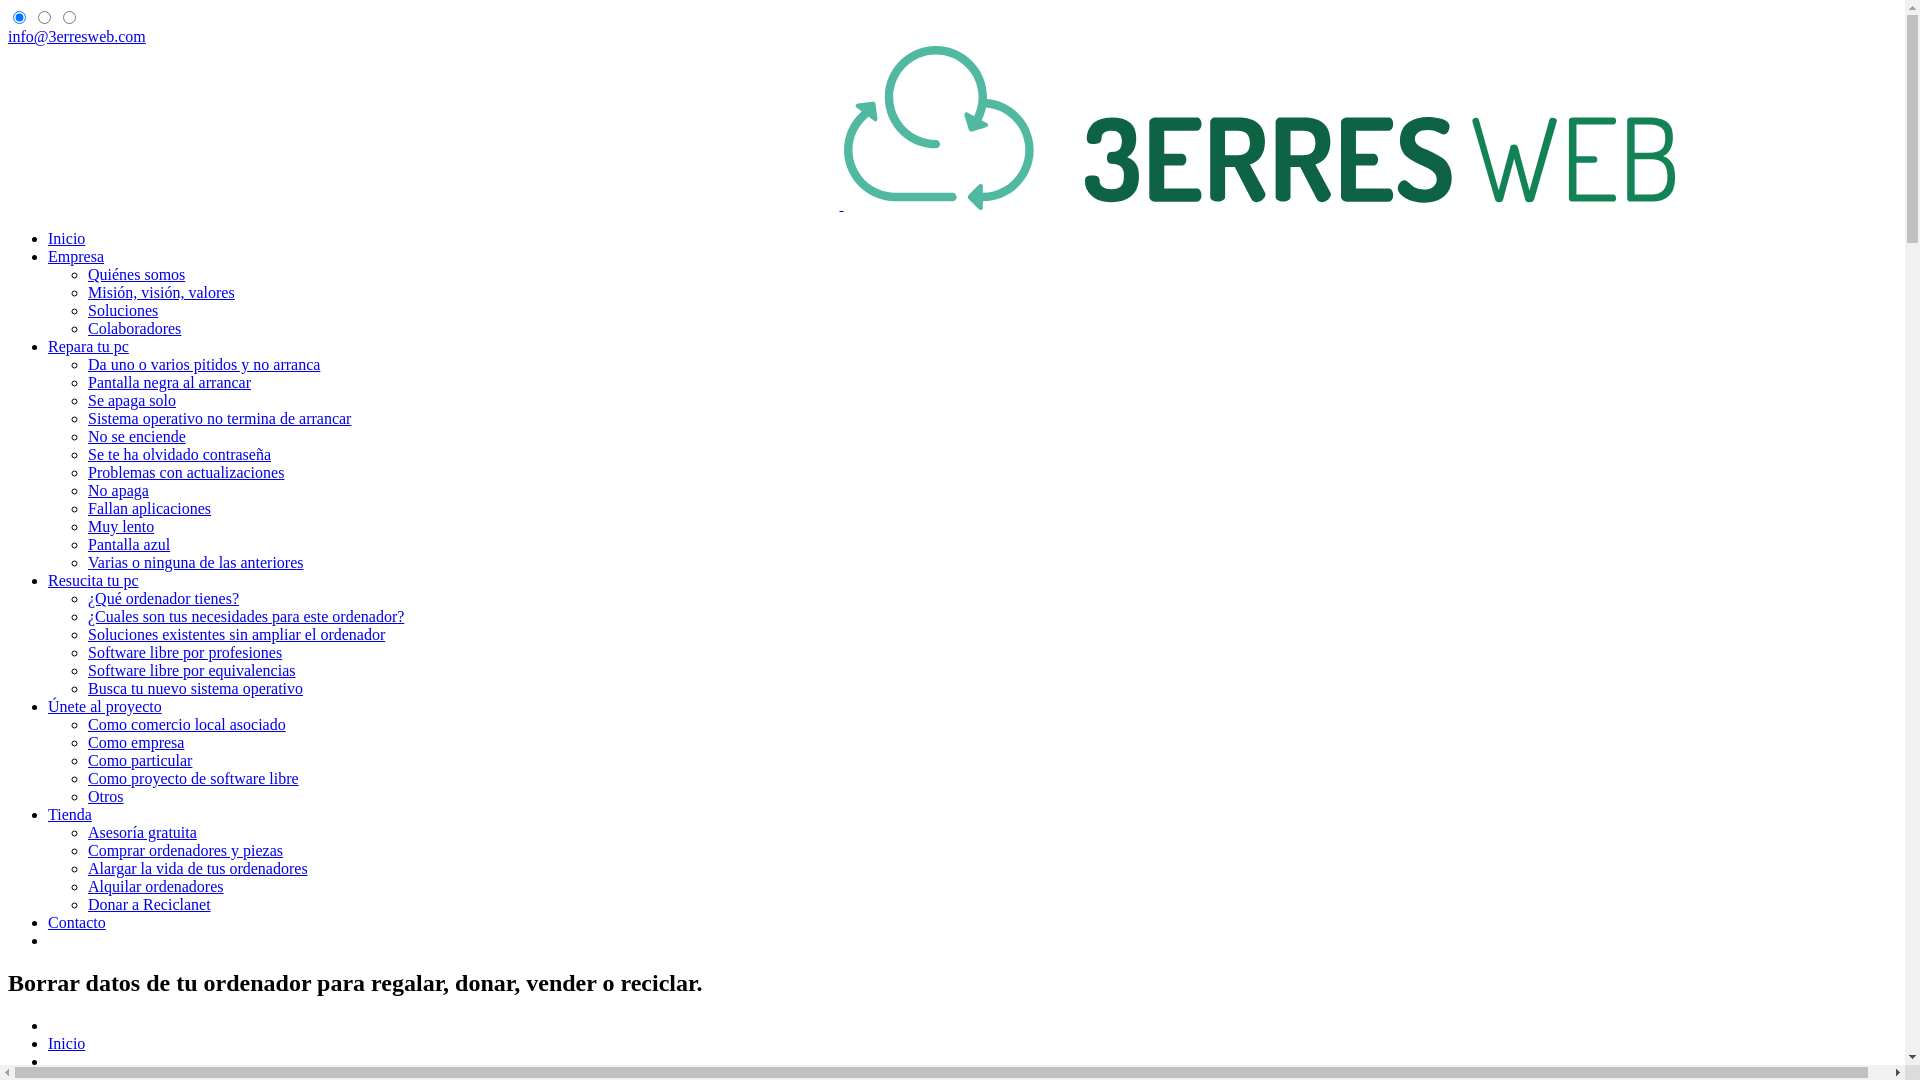 This screenshot has width=1920, height=1080. I want to click on 'Sistema operativo no termina de arrancar', so click(219, 417).